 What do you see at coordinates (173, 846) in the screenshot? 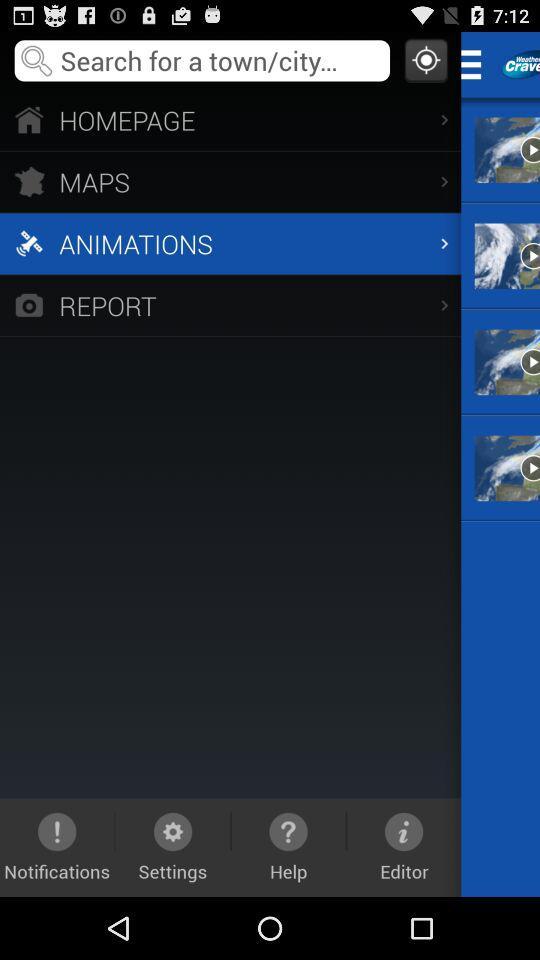
I see `settings app` at bounding box center [173, 846].